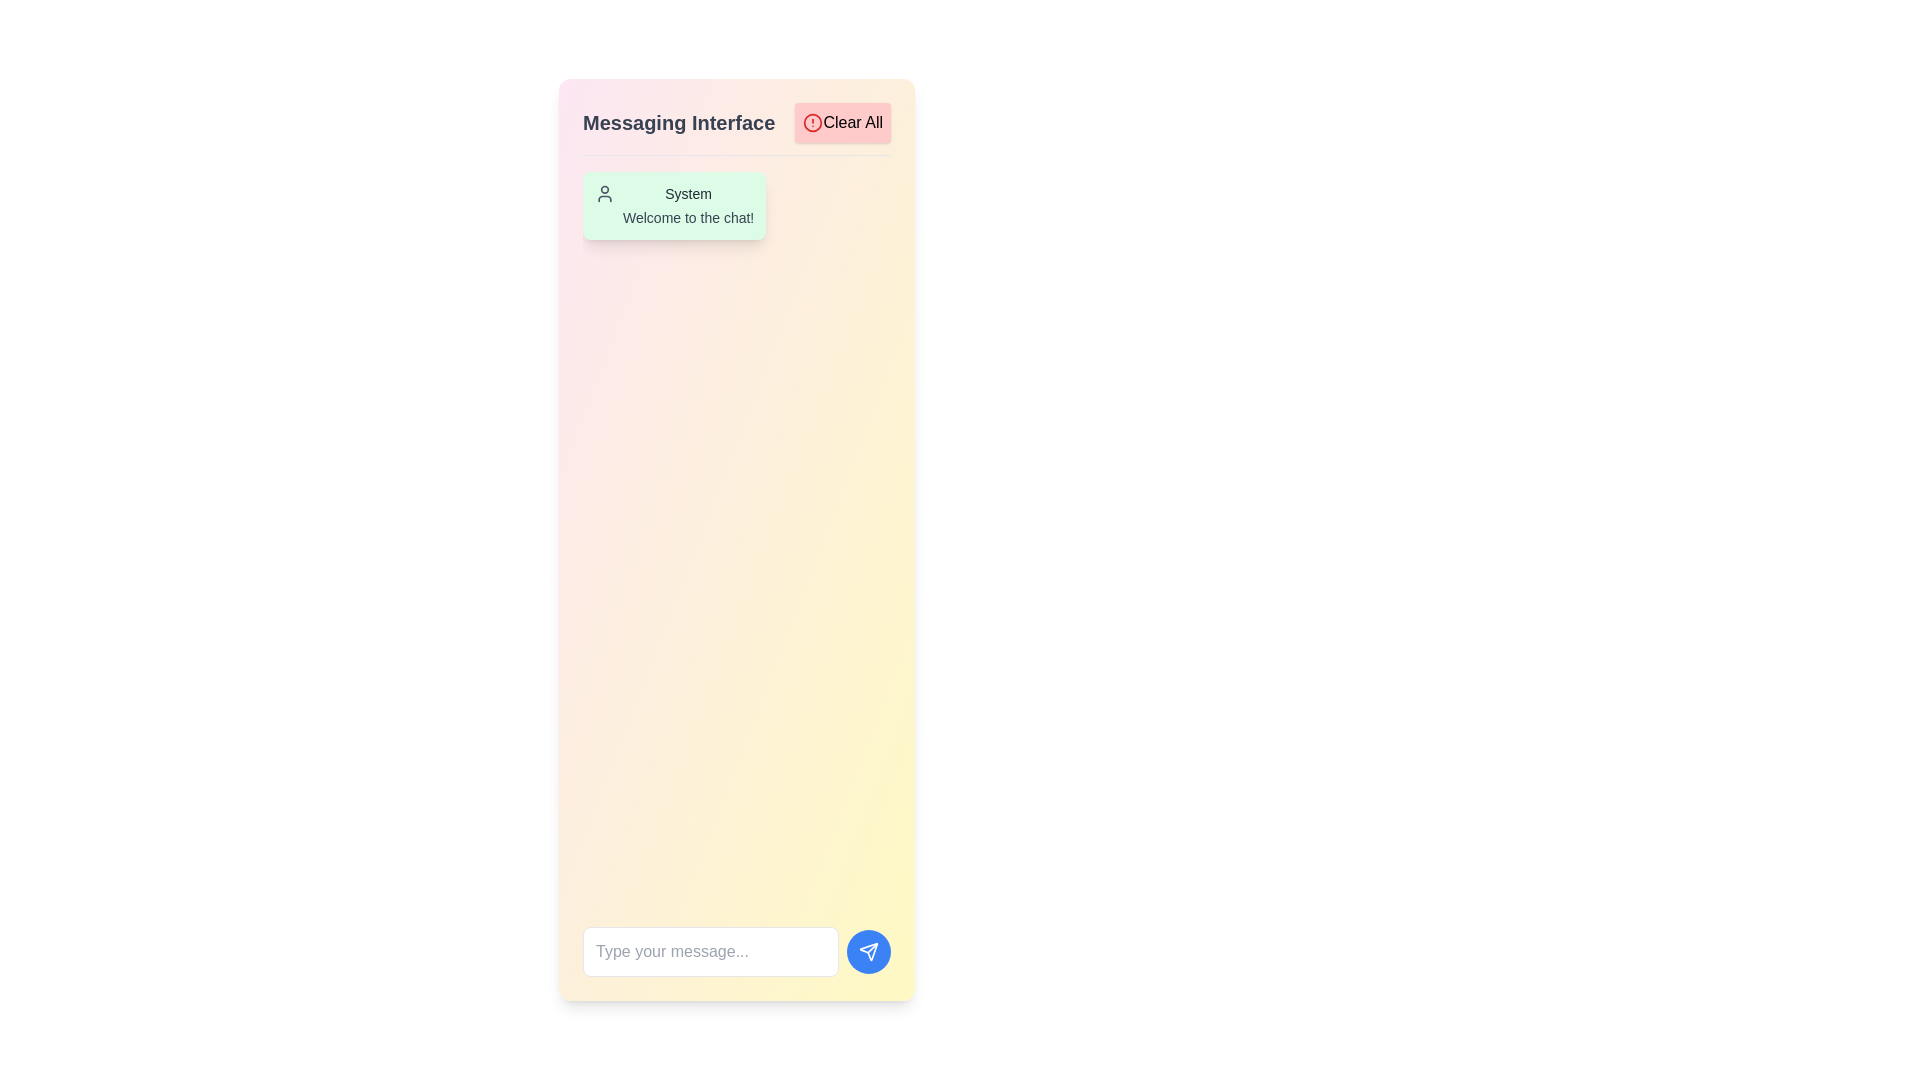 This screenshot has width=1920, height=1080. Describe the element at coordinates (688, 193) in the screenshot. I see `the static text label displaying 'System', which is located in a light green background card under the 'Messaging Interface' header, positioned at the top-left area of the interface` at that location.